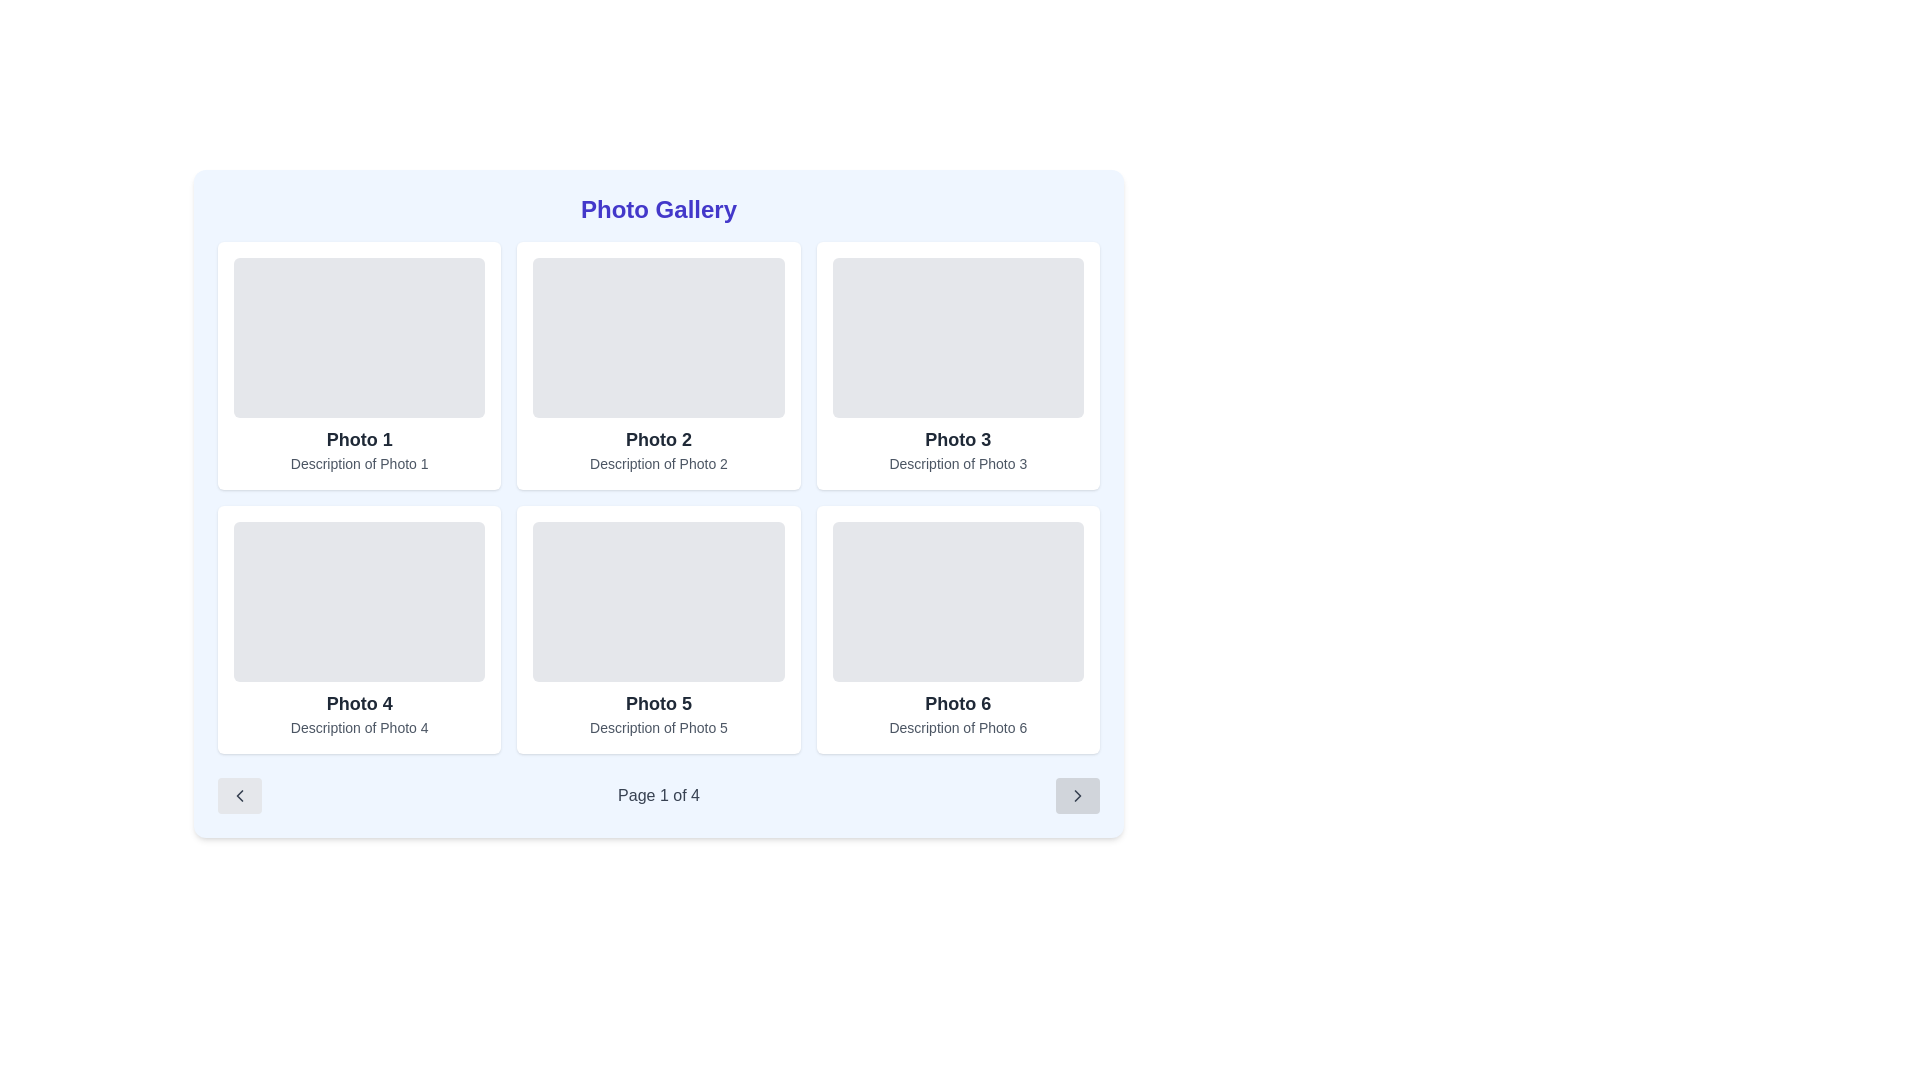  I want to click on the static text label reading 'Description of Photo 4', which is styled in a smaller gray font and located at the bottom of the 'Photo 4' grid item, so click(359, 728).